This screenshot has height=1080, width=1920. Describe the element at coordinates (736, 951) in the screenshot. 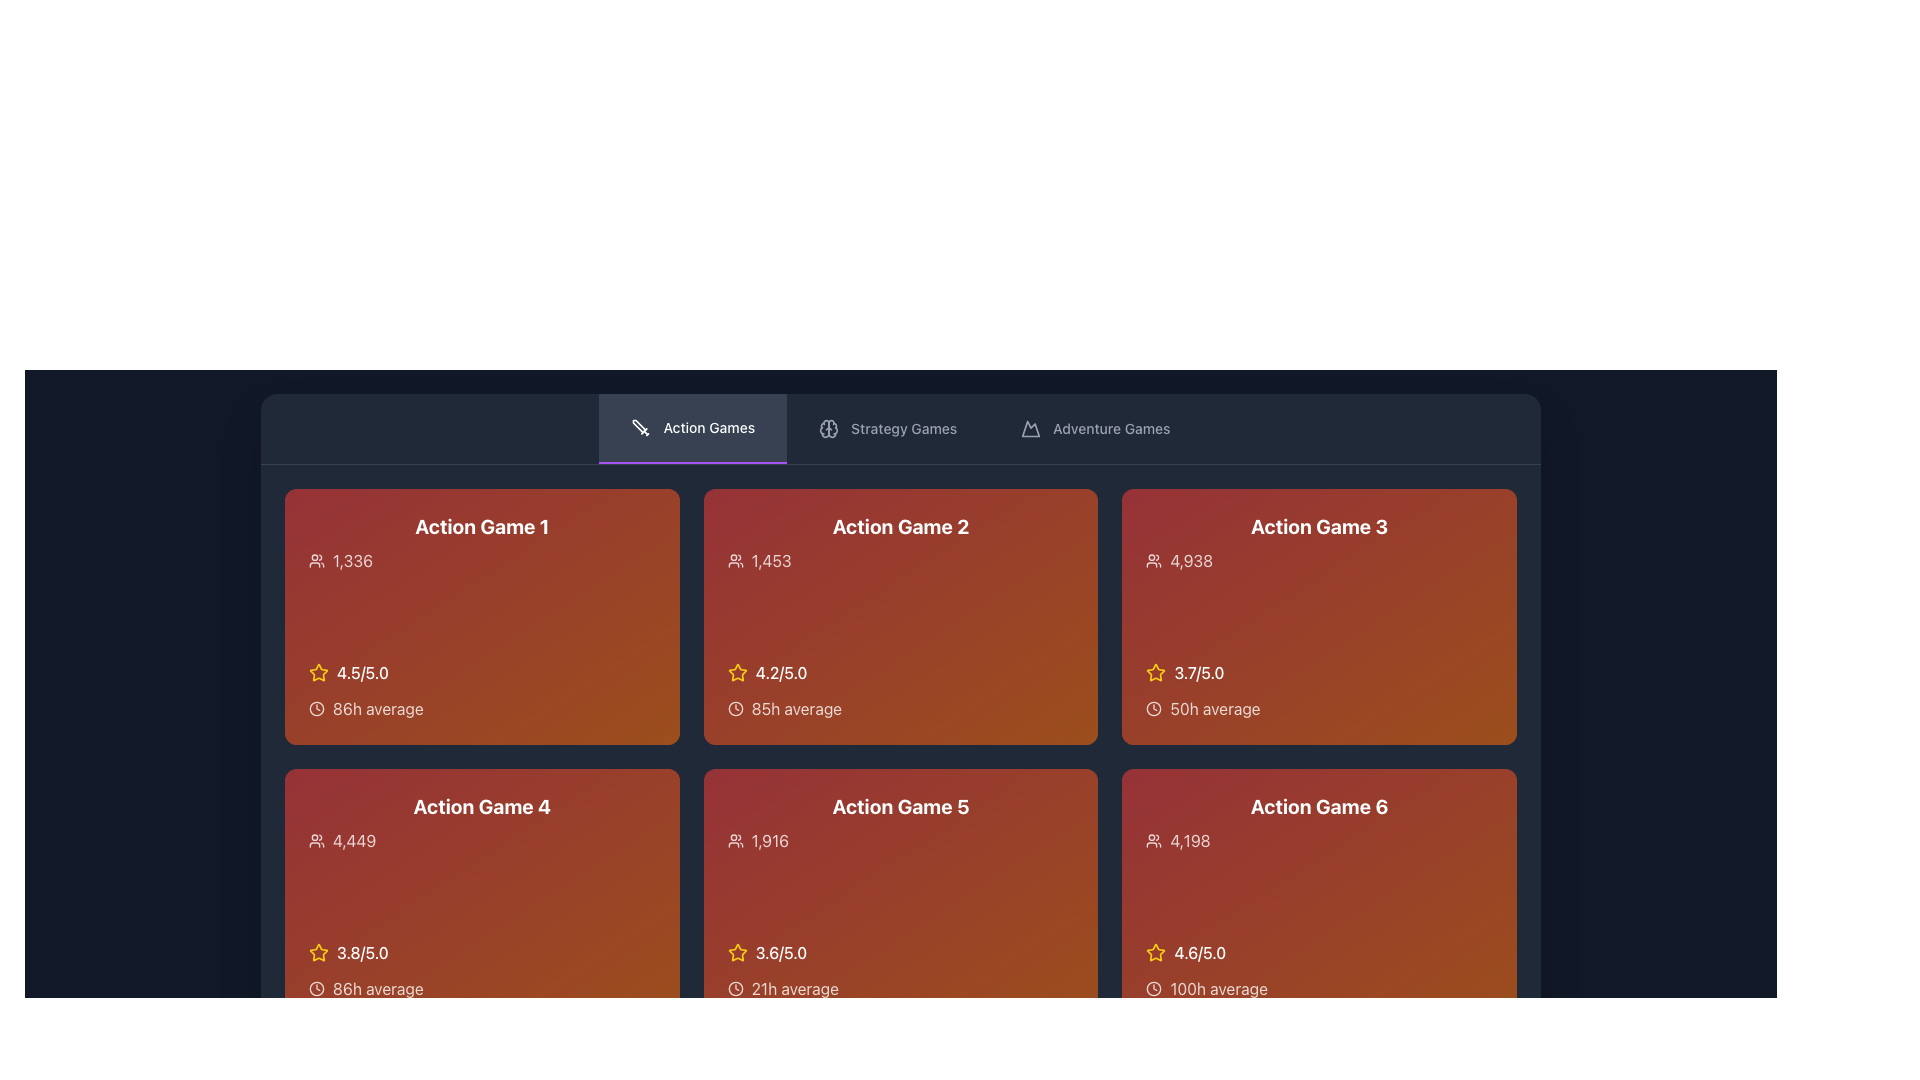

I see `the yellow star icon in the rating section of the 'Action Game 5' game card, which is located on a red-orange background next to the rating value '3.6/5.0'` at that location.